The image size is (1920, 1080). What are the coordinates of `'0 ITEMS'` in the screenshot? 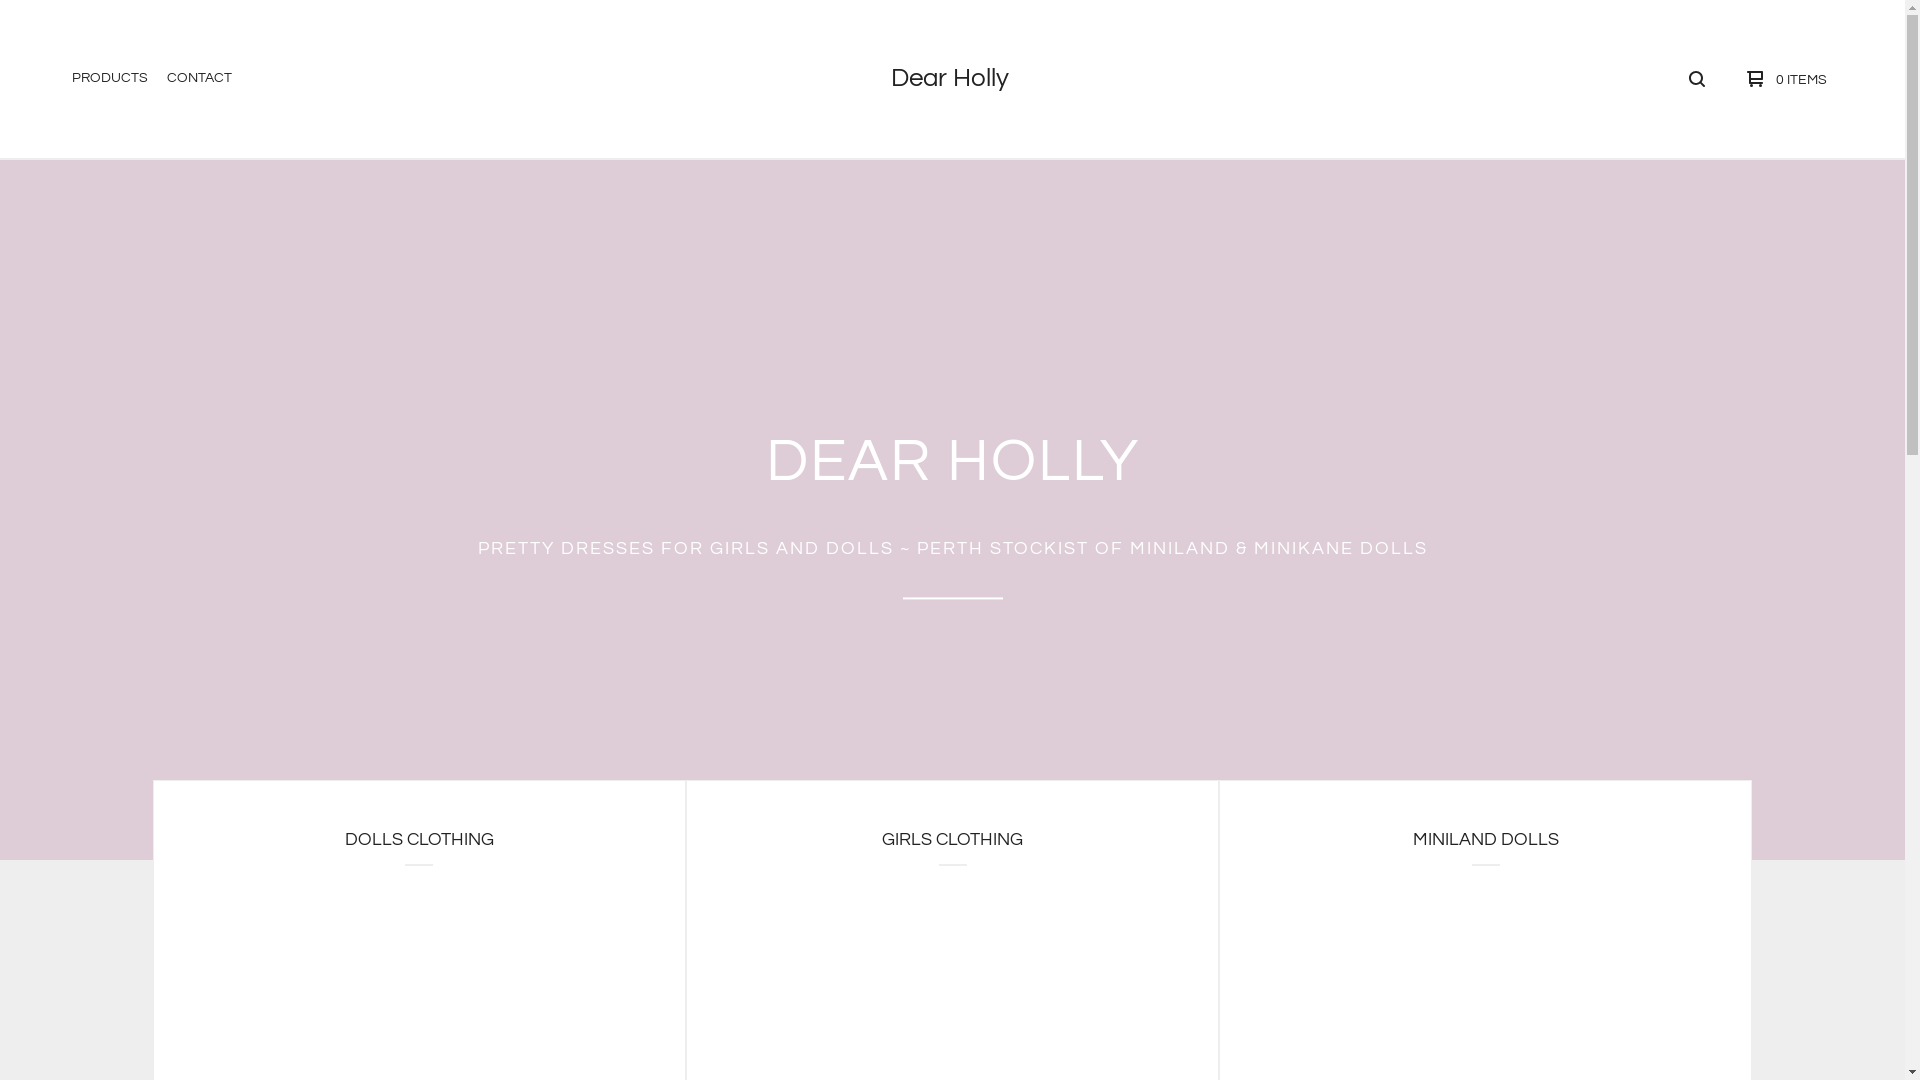 It's located at (1727, 77).